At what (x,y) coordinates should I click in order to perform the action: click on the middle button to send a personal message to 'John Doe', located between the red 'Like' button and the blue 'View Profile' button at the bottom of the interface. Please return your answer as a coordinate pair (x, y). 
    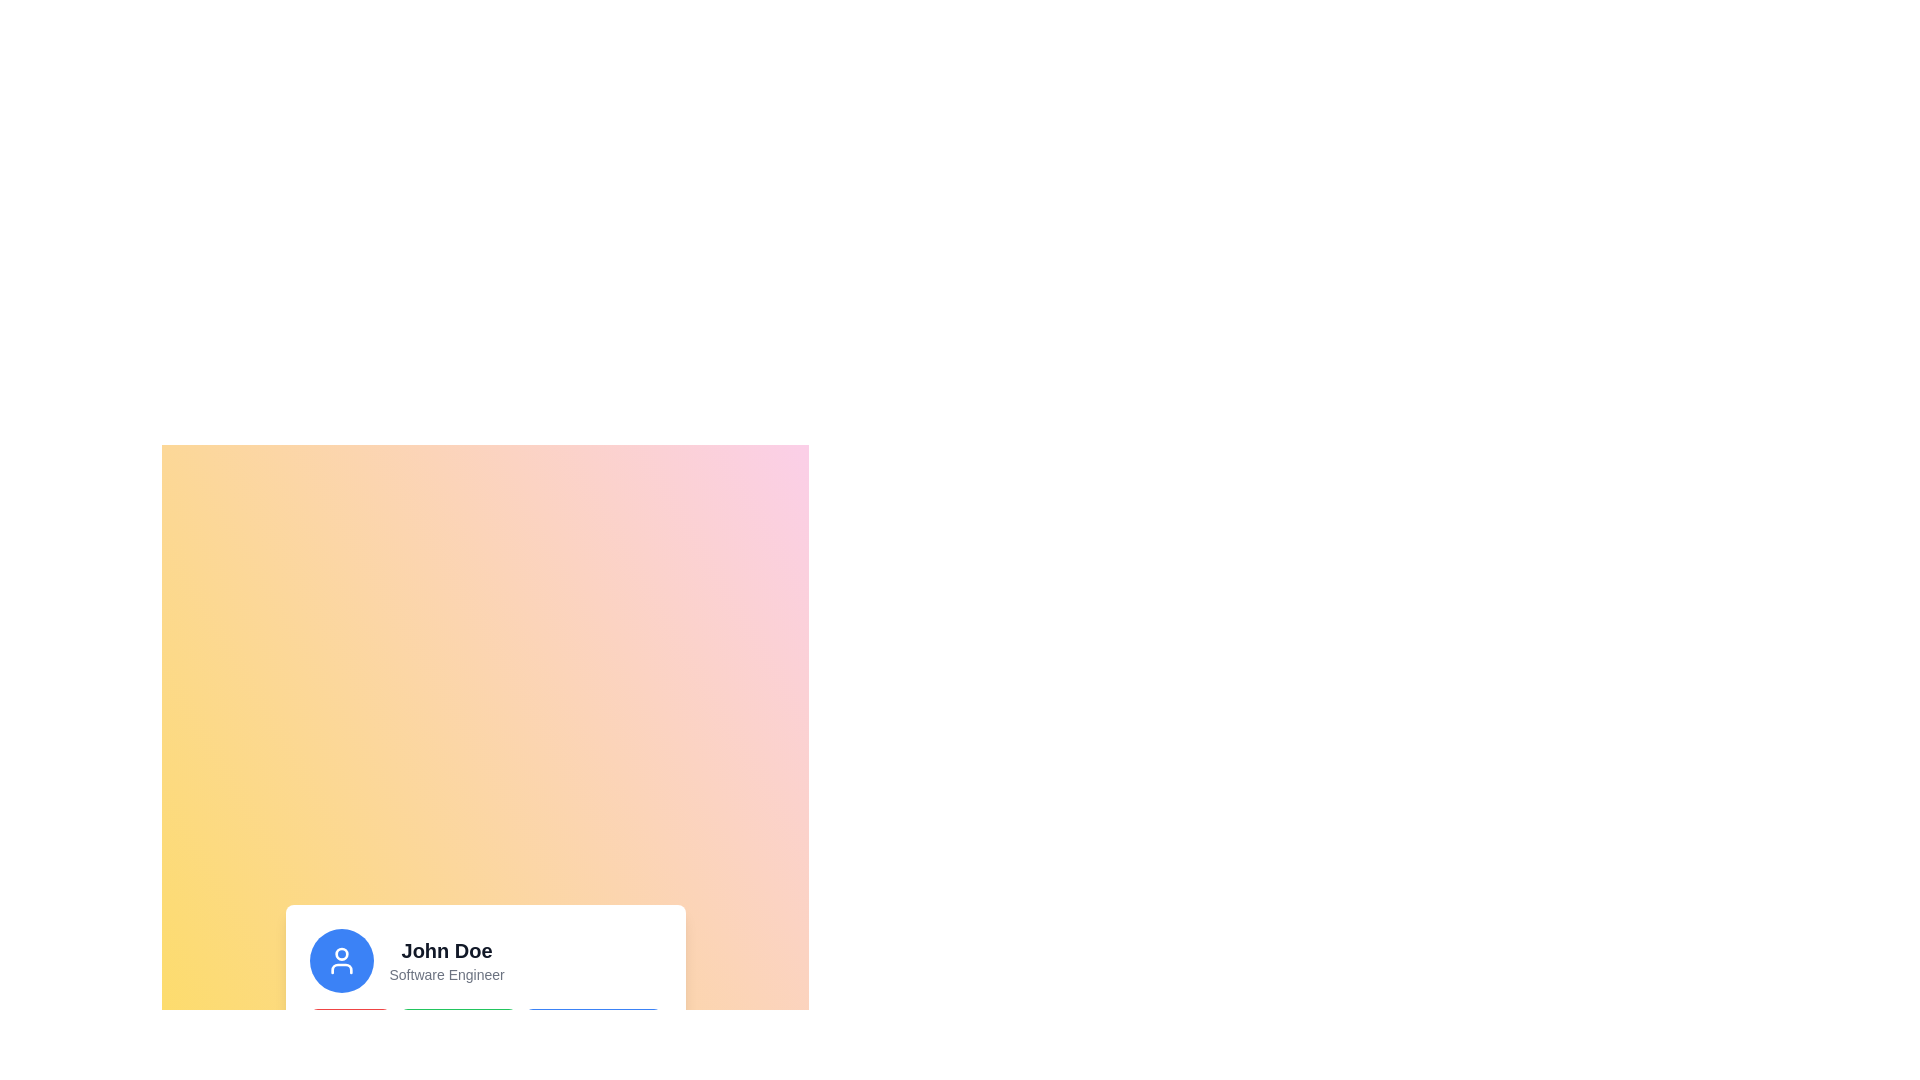
    Looking at the image, I should click on (457, 1025).